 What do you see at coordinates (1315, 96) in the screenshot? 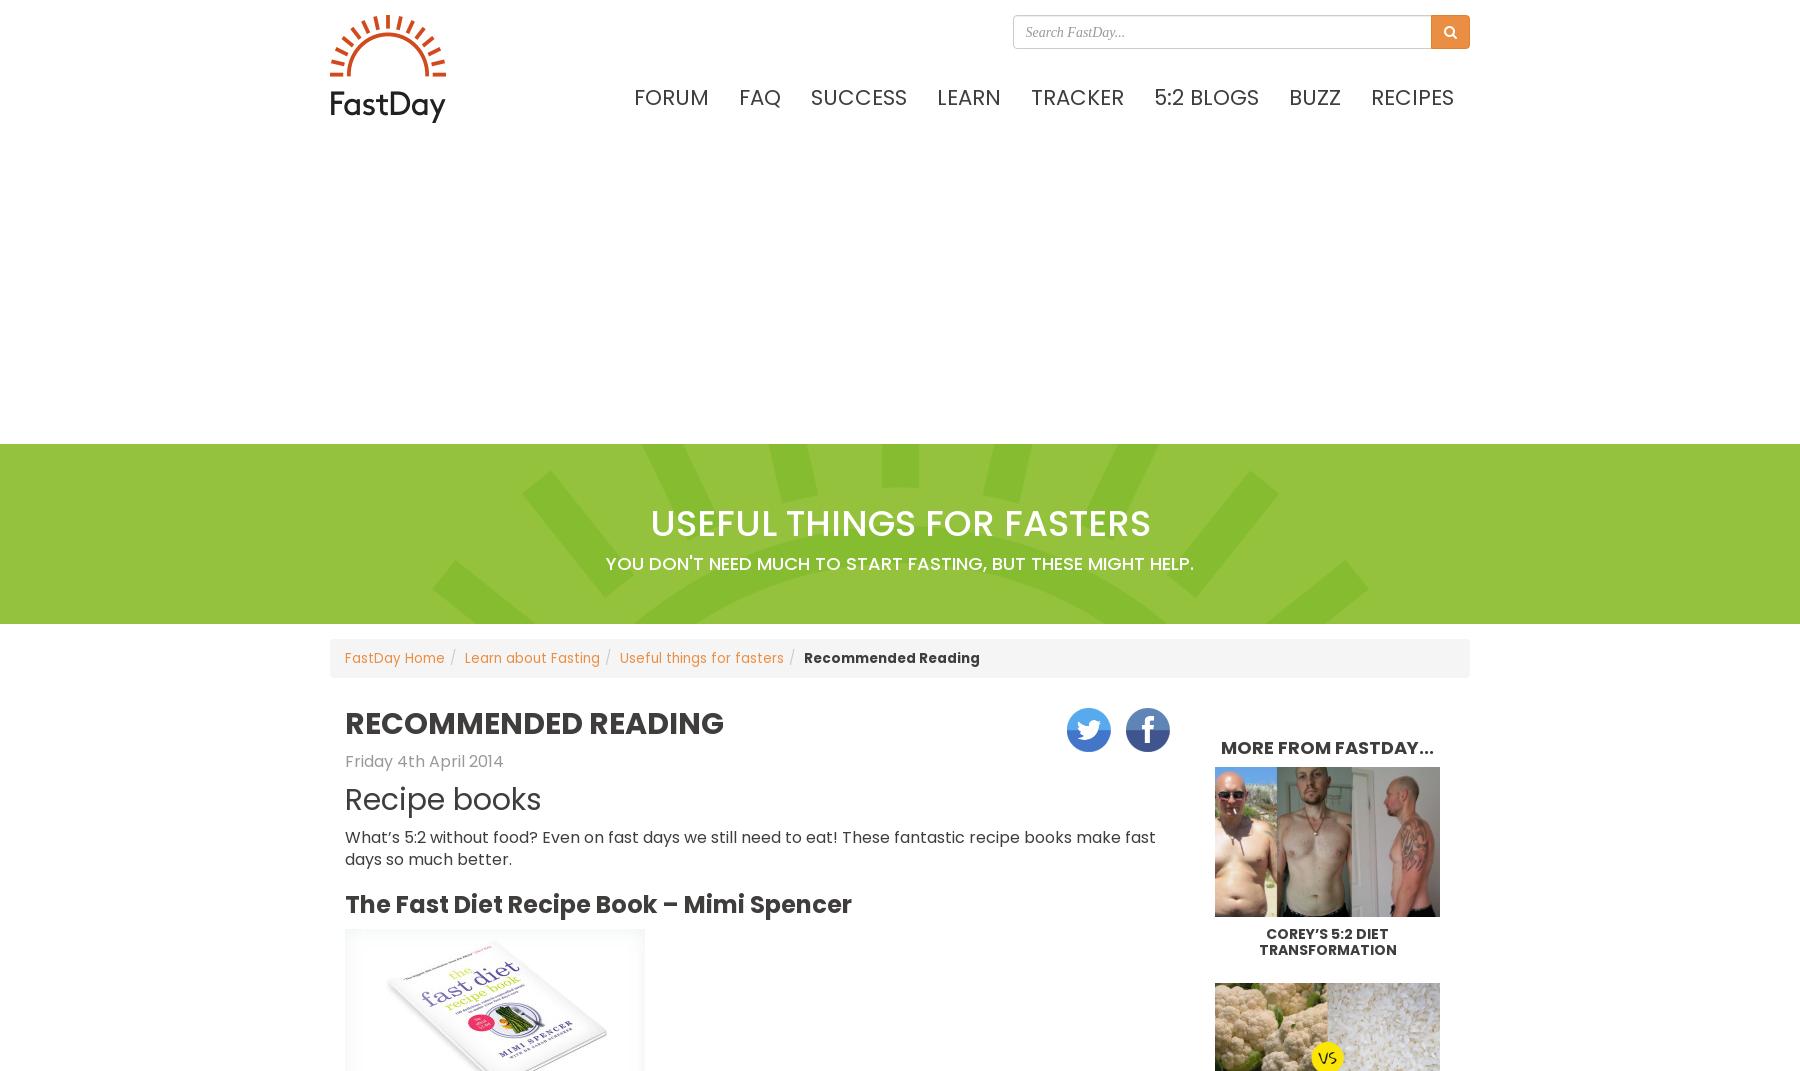
I see `'Buzz'` at bounding box center [1315, 96].